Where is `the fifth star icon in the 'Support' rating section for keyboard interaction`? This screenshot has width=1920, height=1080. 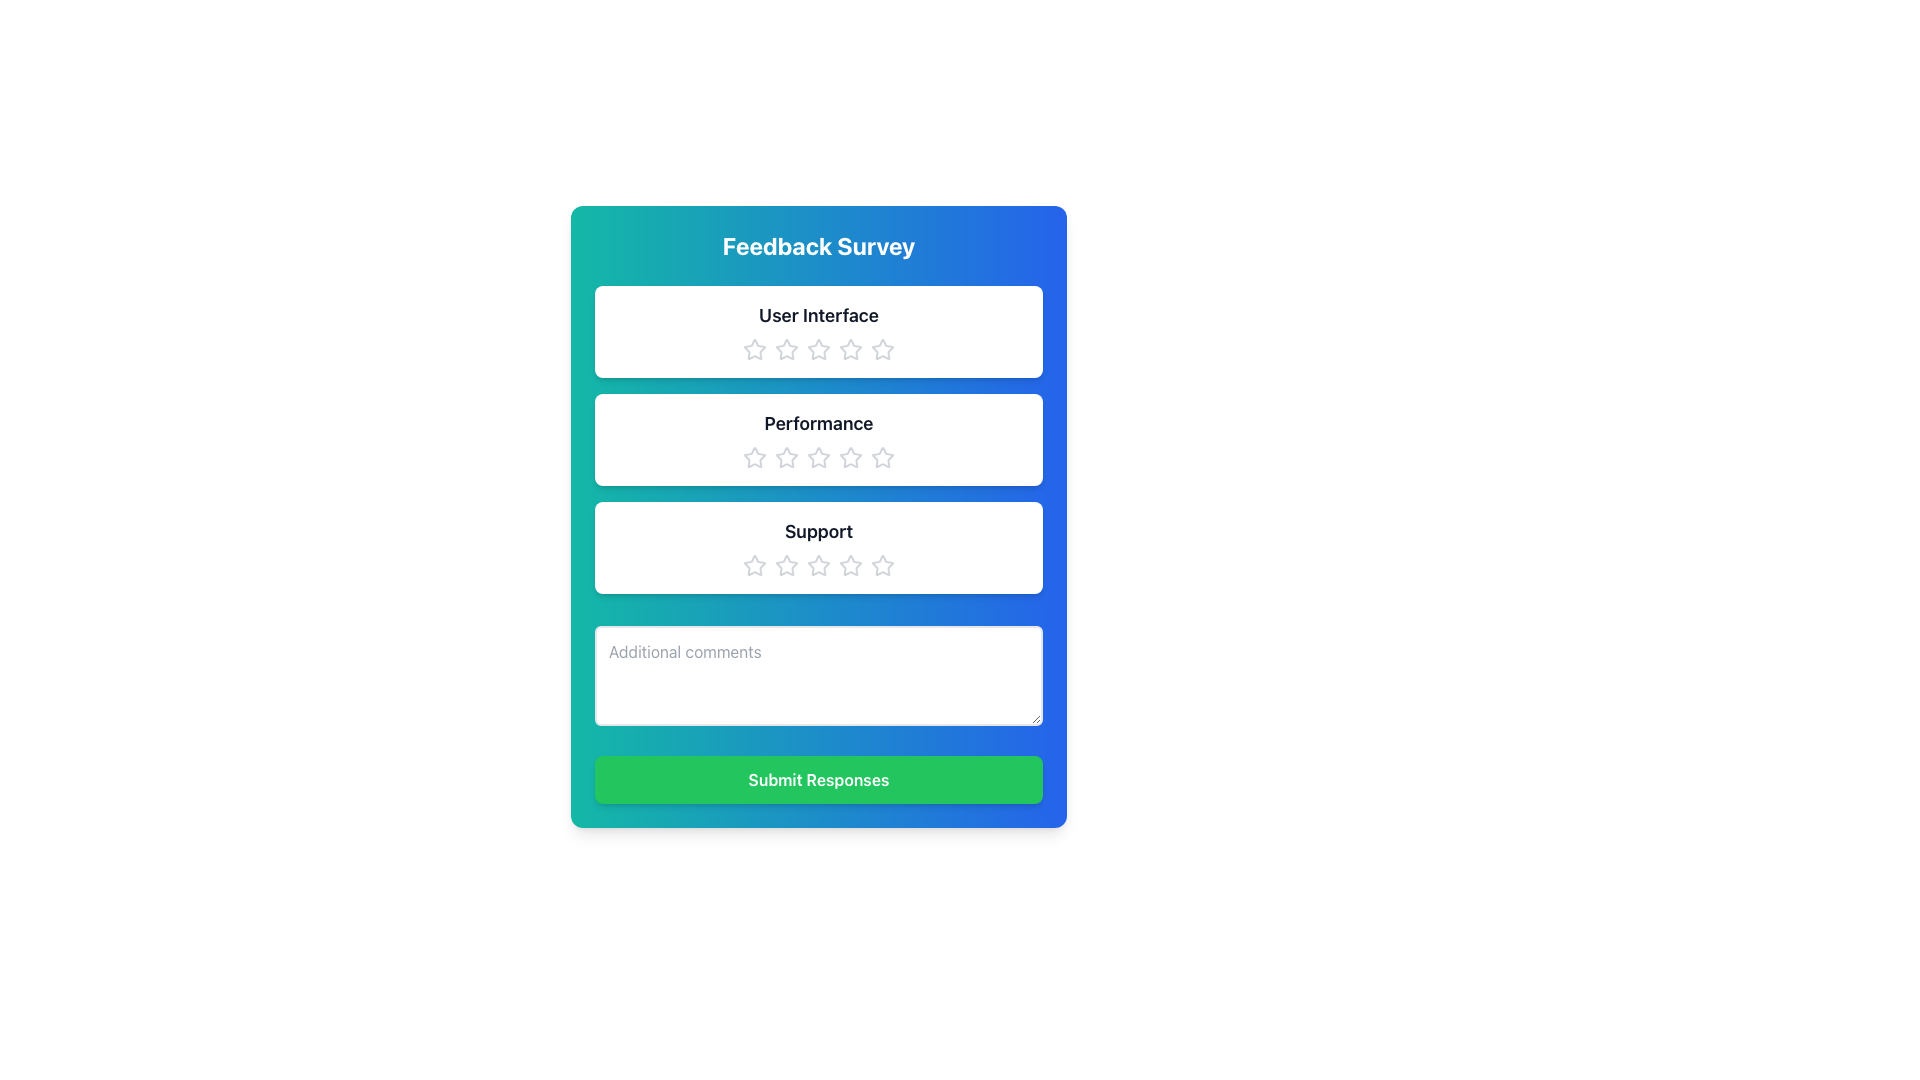 the fifth star icon in the 'Support' rating section for keyboard interaction is located at coordinates (850, 566).